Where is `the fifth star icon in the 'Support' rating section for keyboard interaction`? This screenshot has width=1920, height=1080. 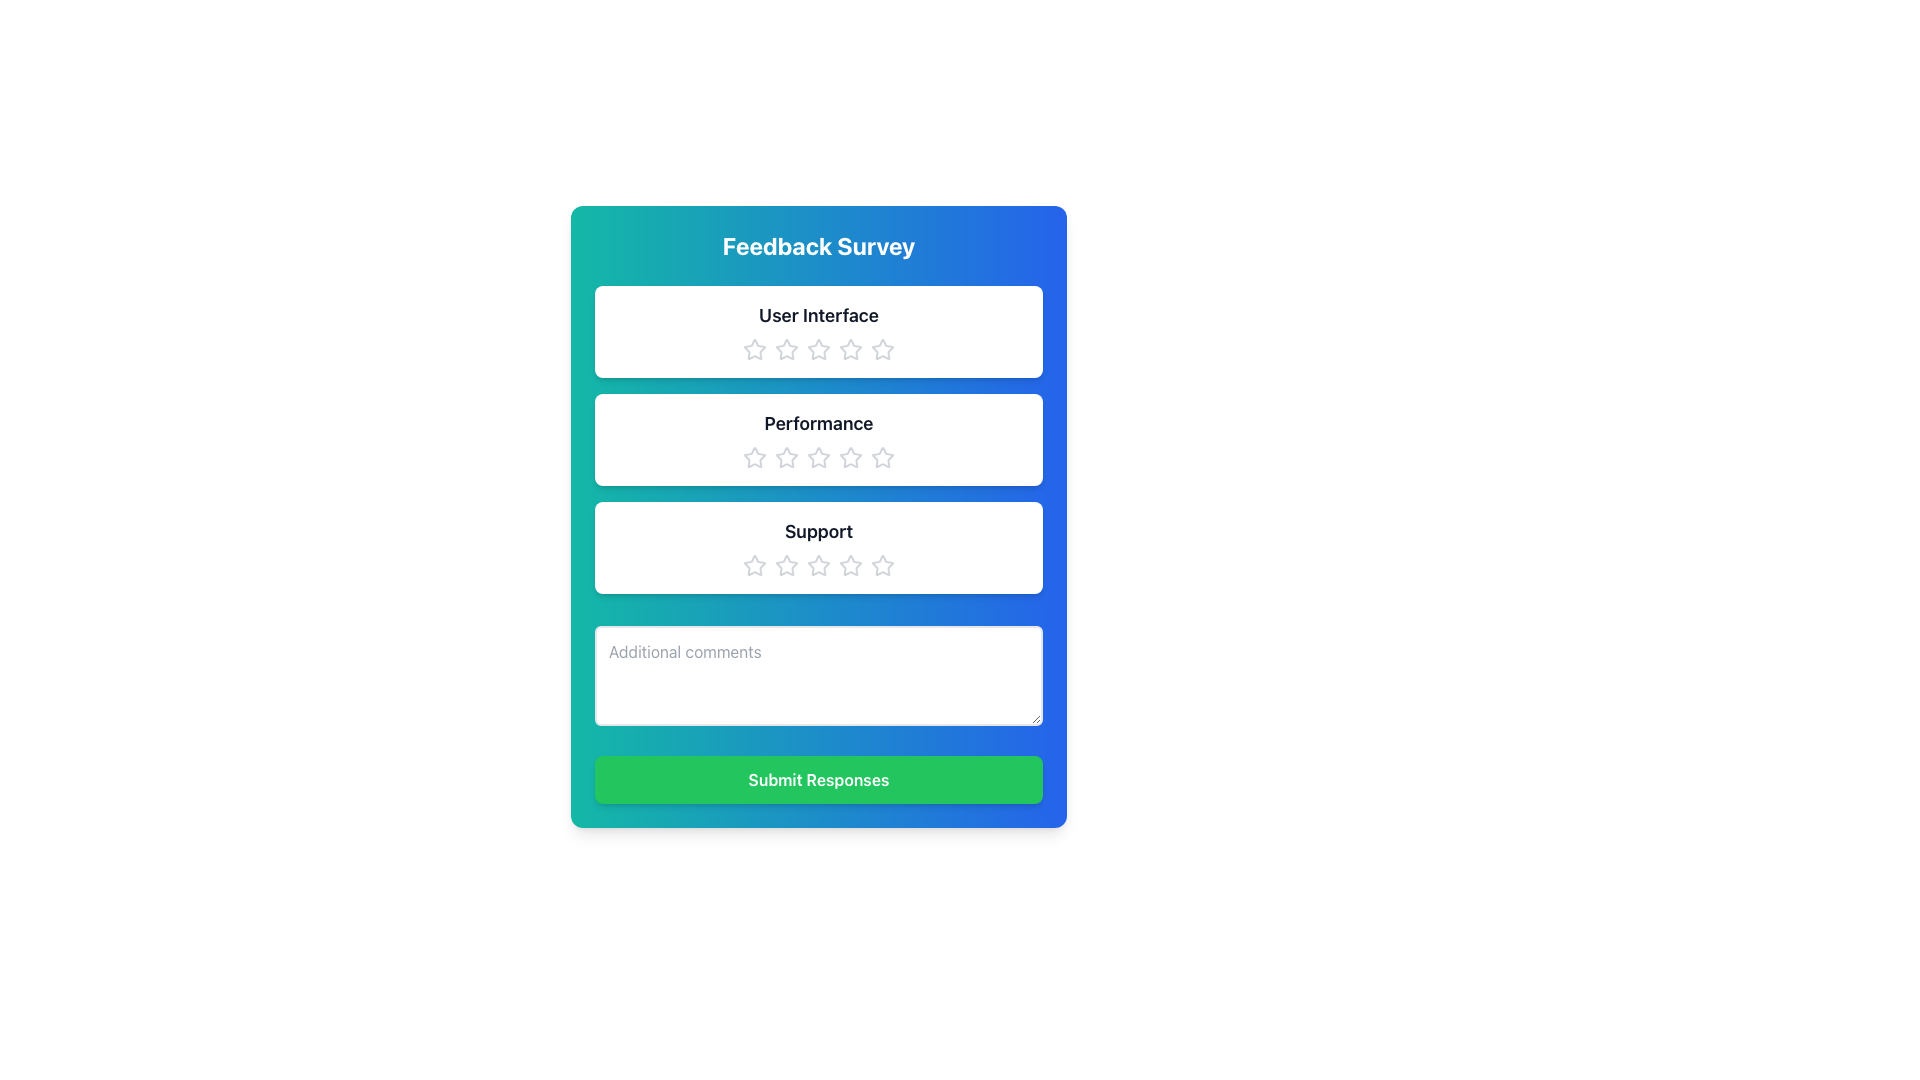 the fifth star icon in the 'Support' rating section for keyboard interaction is located at coordinates (850, 566).